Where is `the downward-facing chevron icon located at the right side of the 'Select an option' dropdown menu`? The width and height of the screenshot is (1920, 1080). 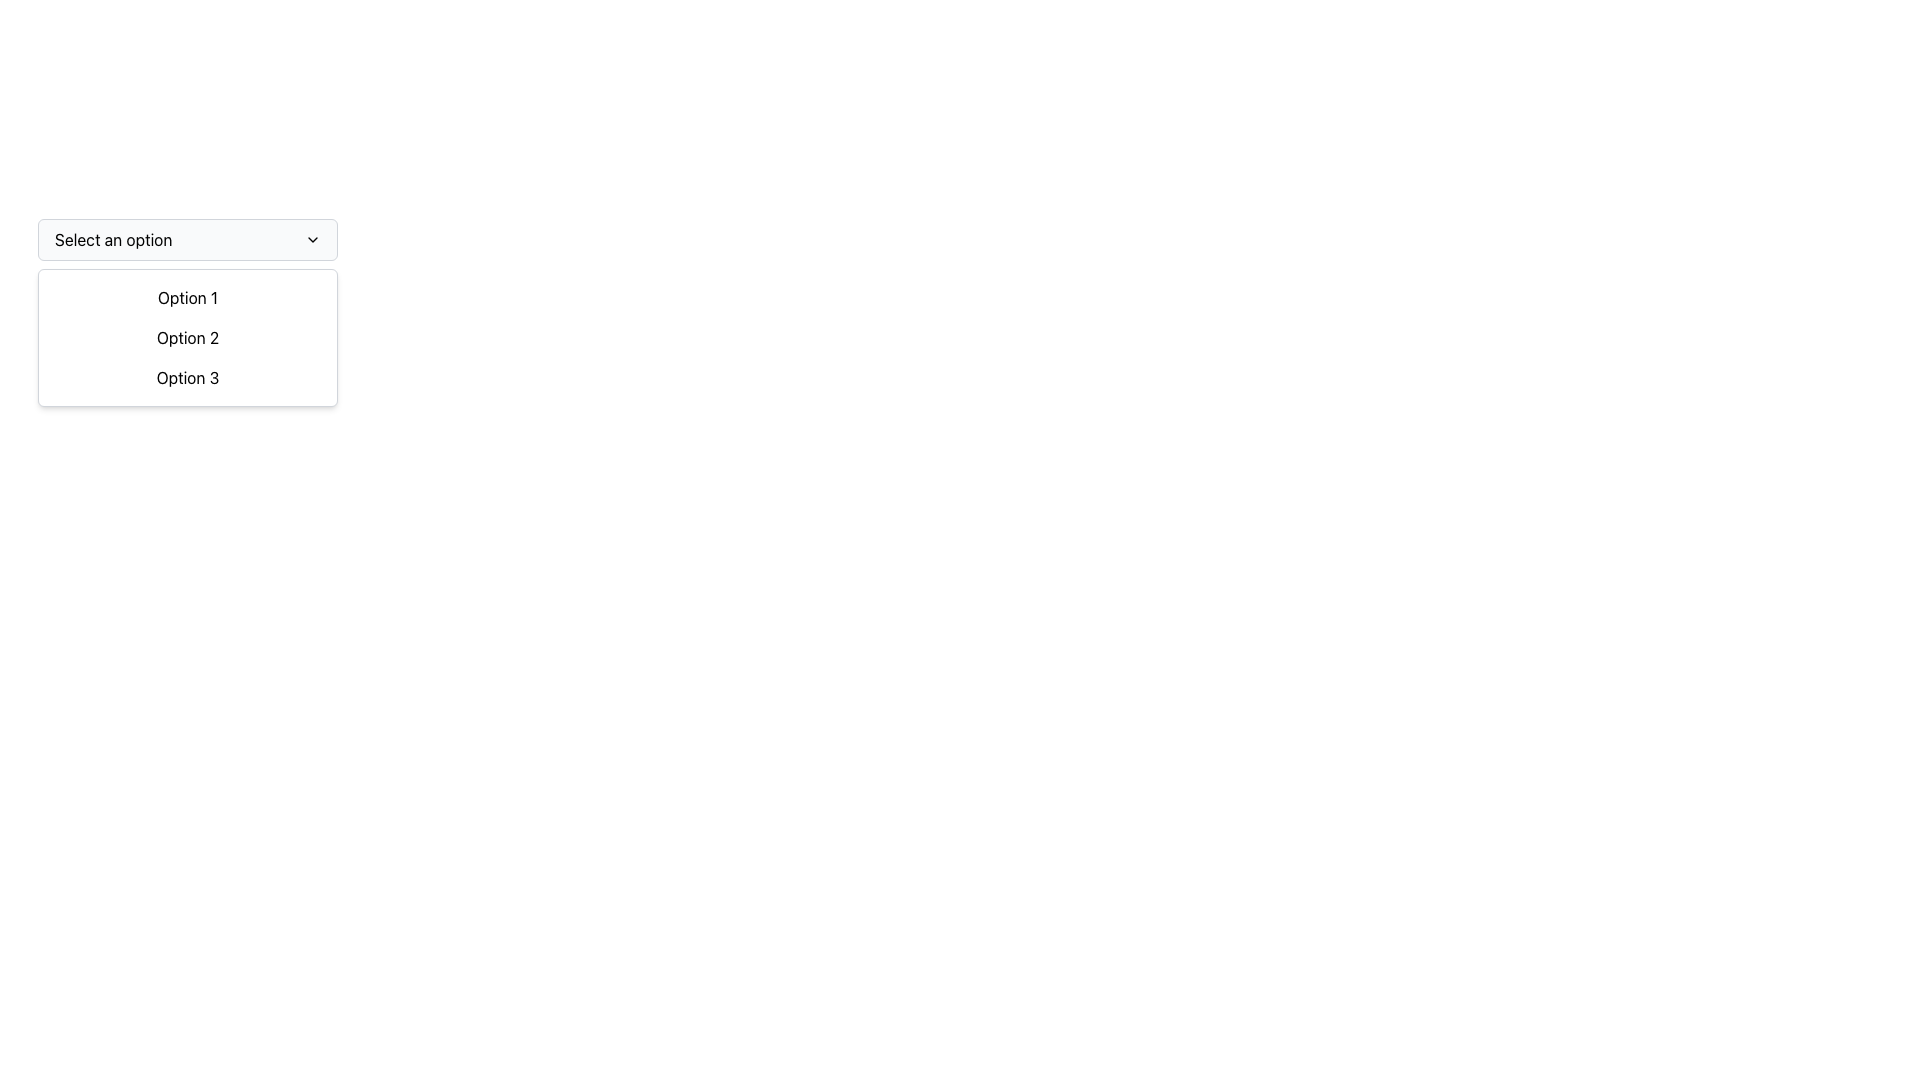 the downward-facing chevron icon located at the right side of the 'Select an option' dropdown menu is located at coordinates (311, 238).